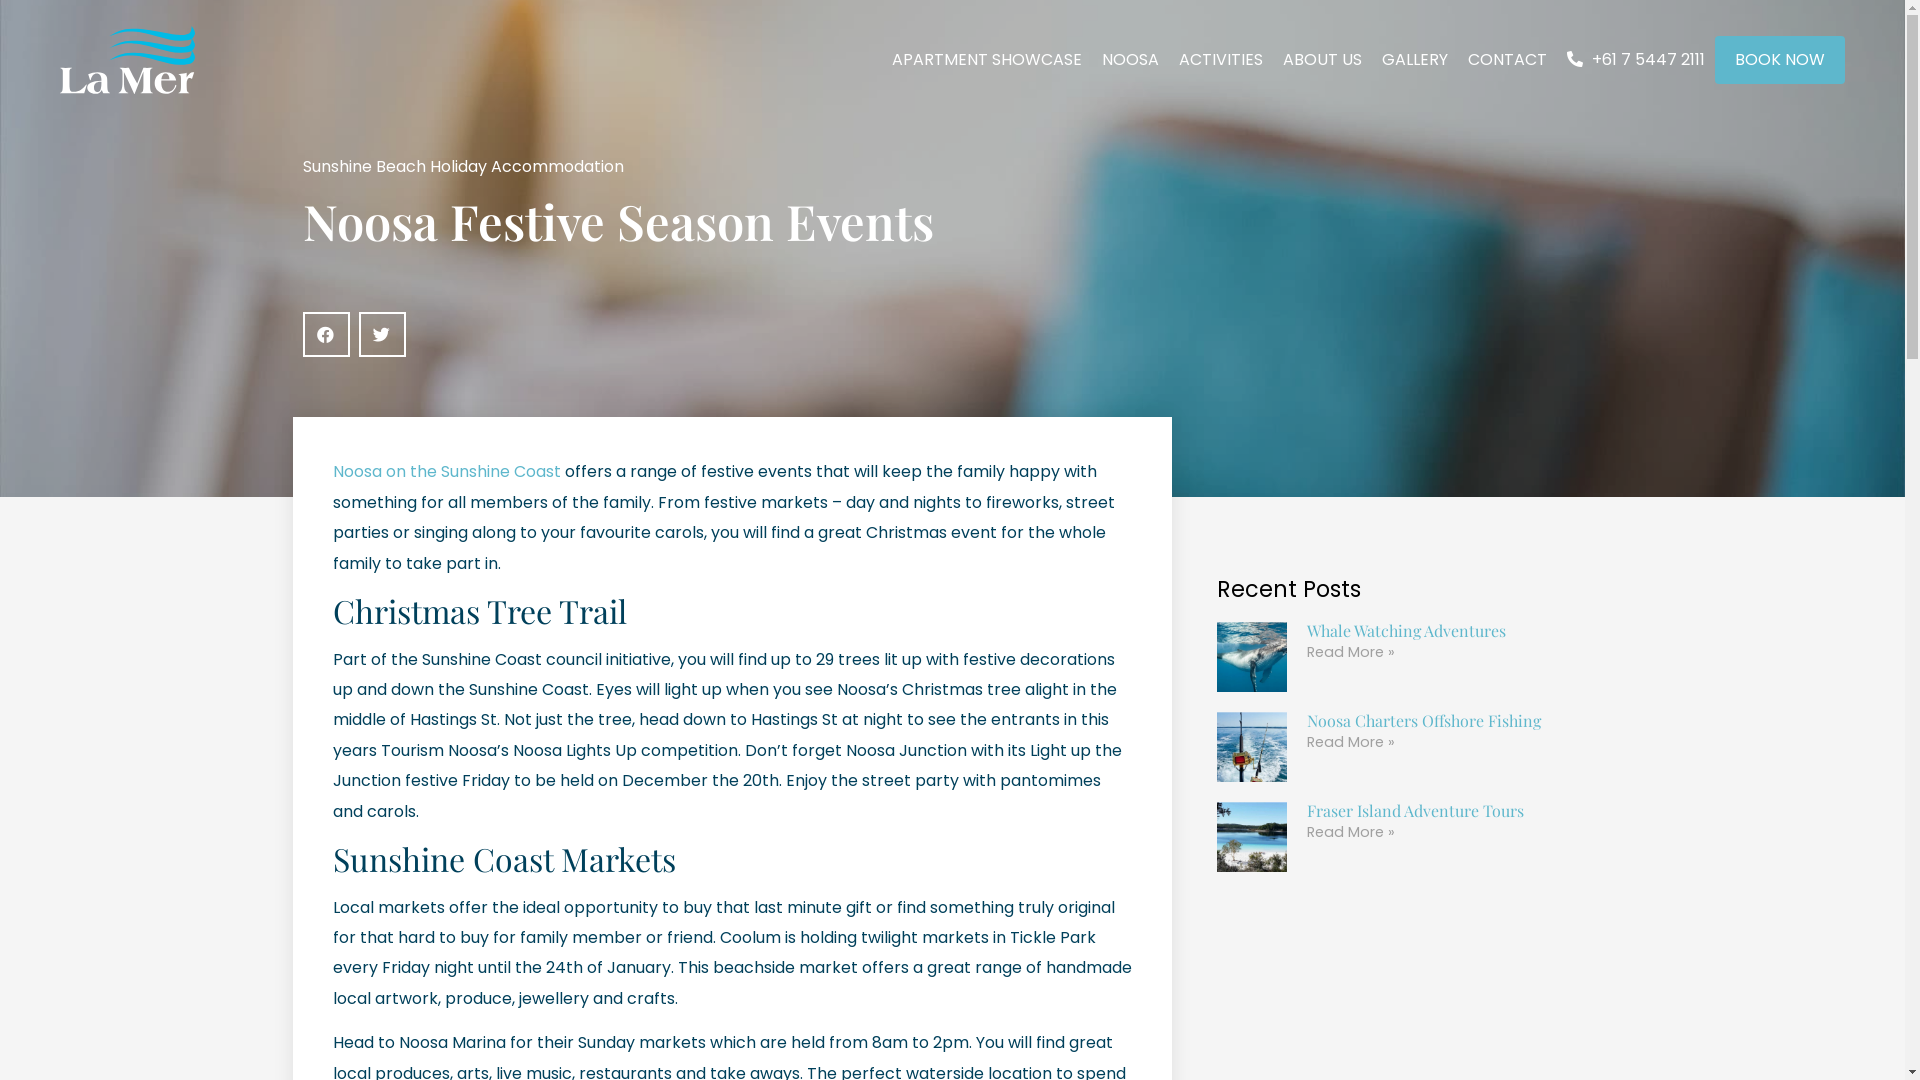 Image resolution: width=1920 pixels, height=1080 pixels. Describe the element at coordinates (445, 471) in the screenshot. I see `'Noosa on the Sunshine Coast'` at that location.